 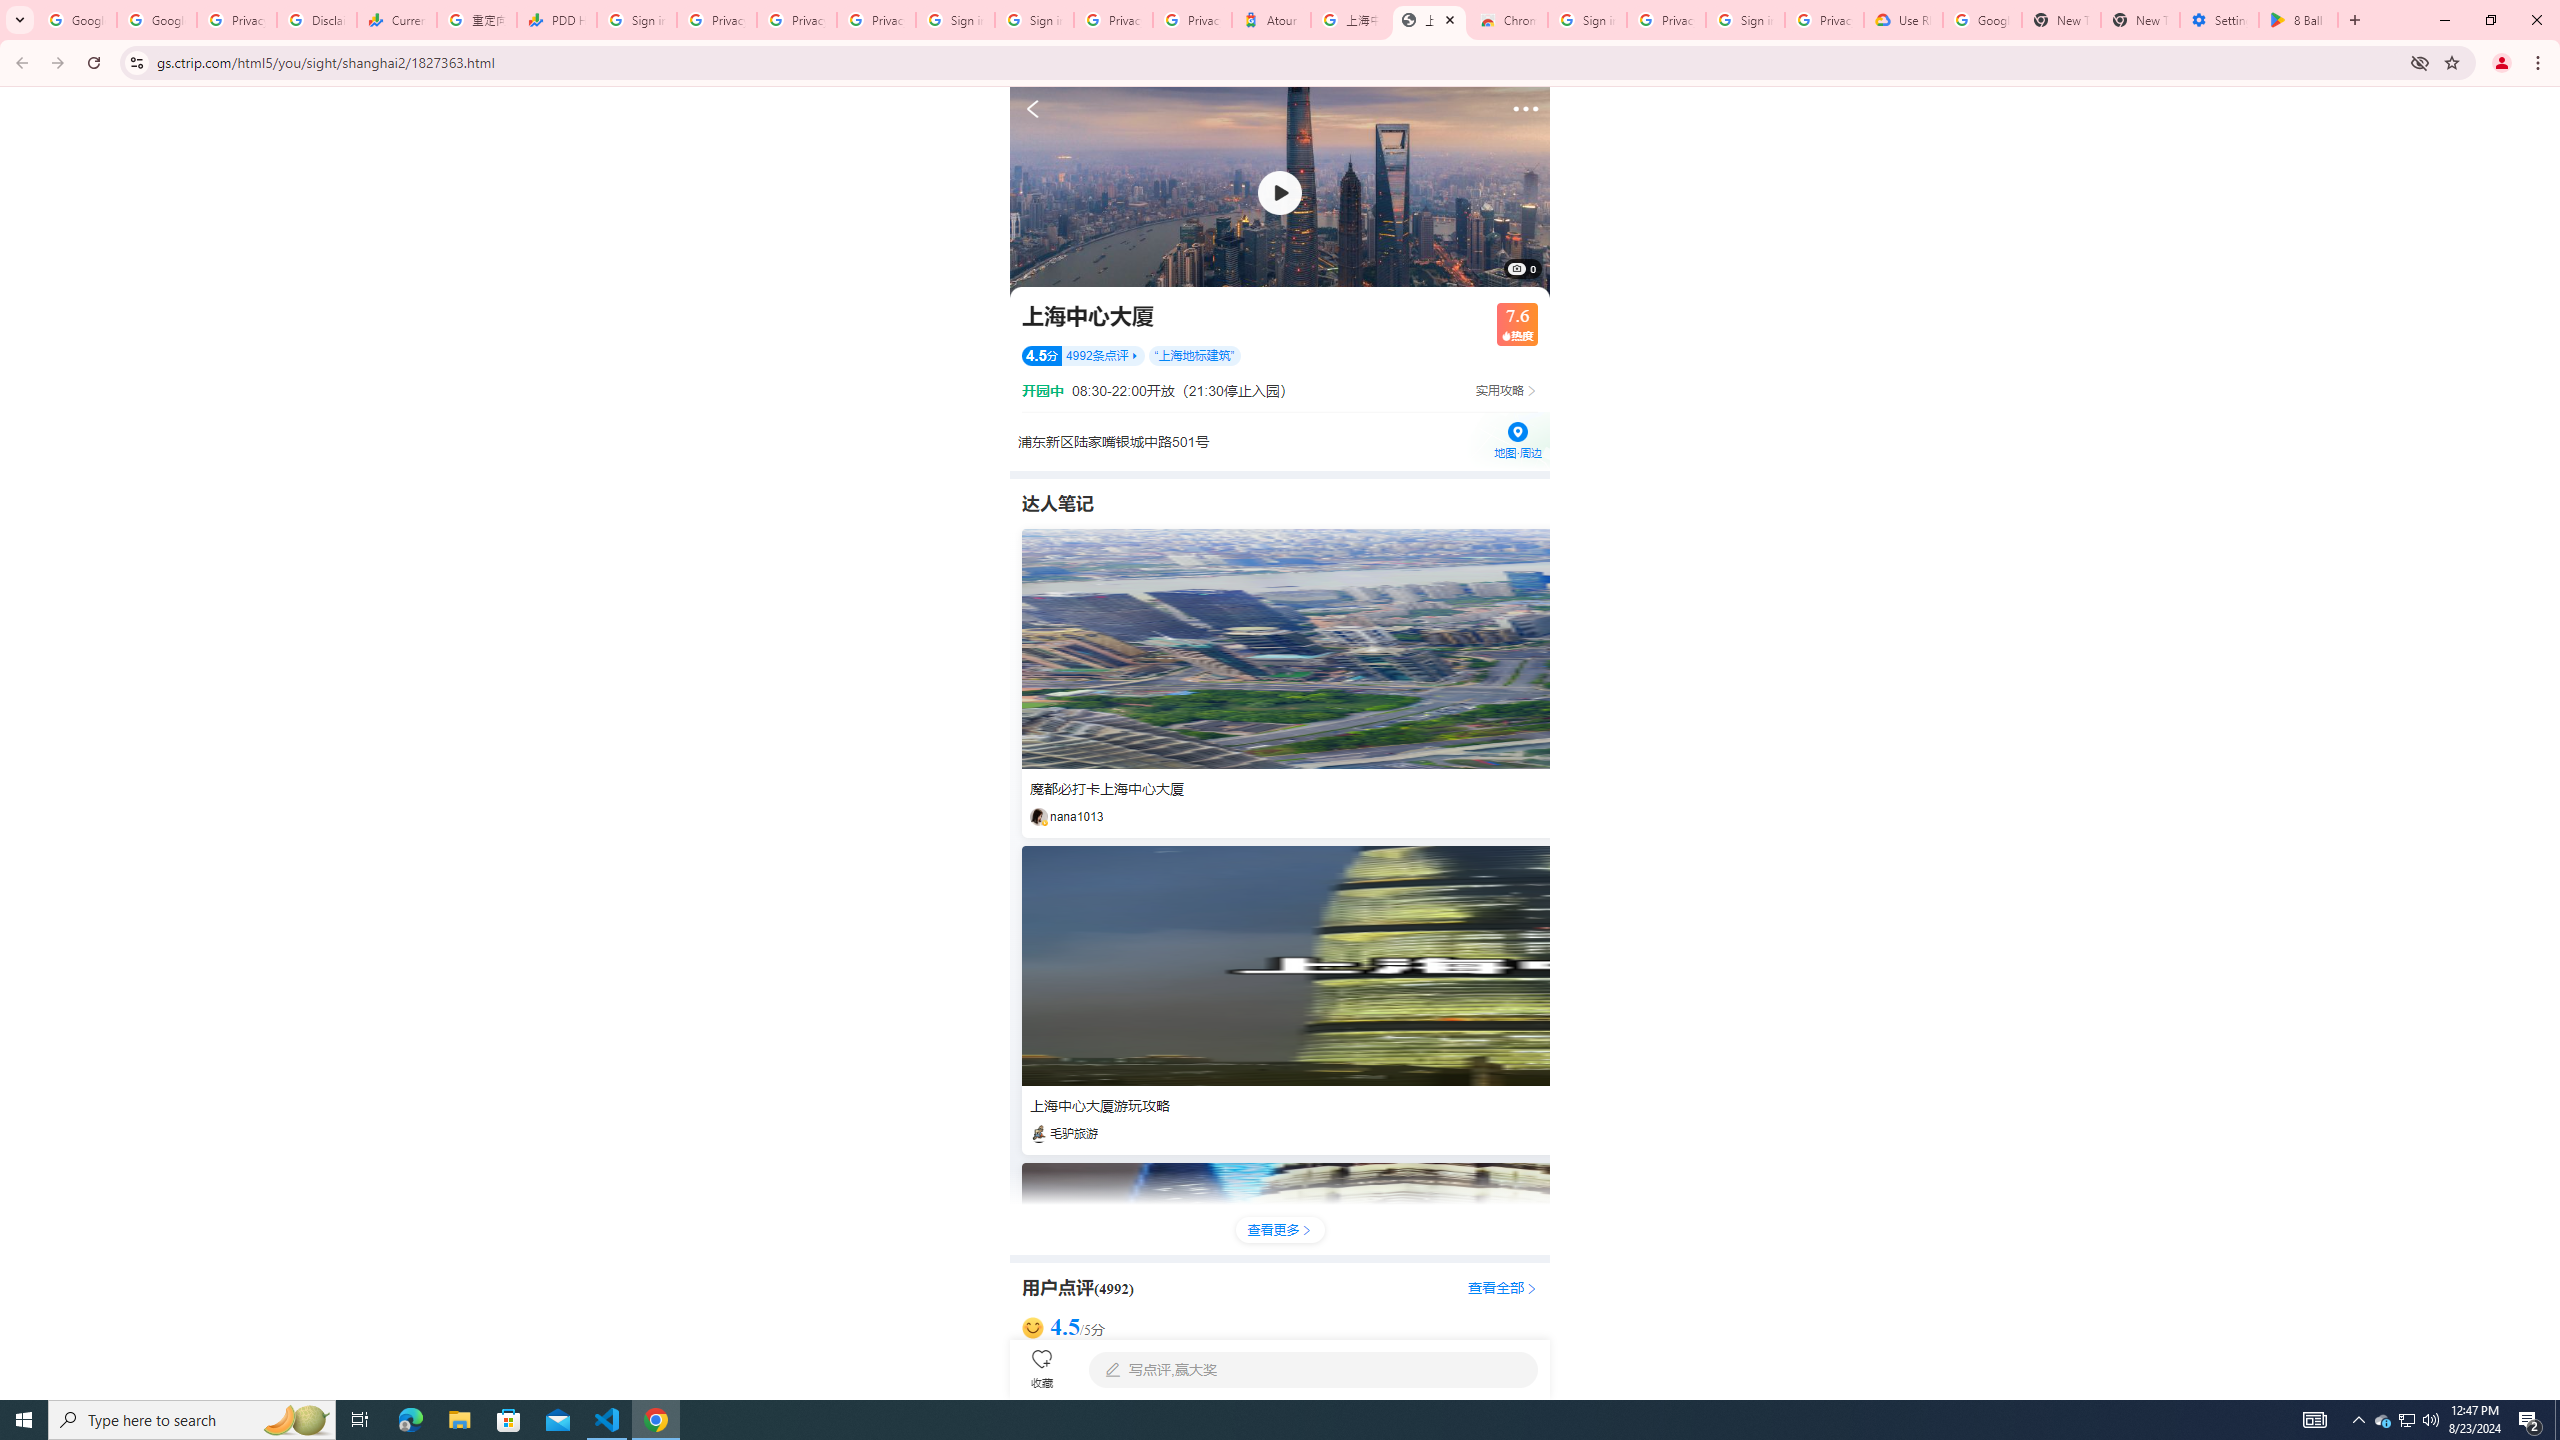 I want to click on 'Sign in - Google Accounts', so click(x=1586, y=19).